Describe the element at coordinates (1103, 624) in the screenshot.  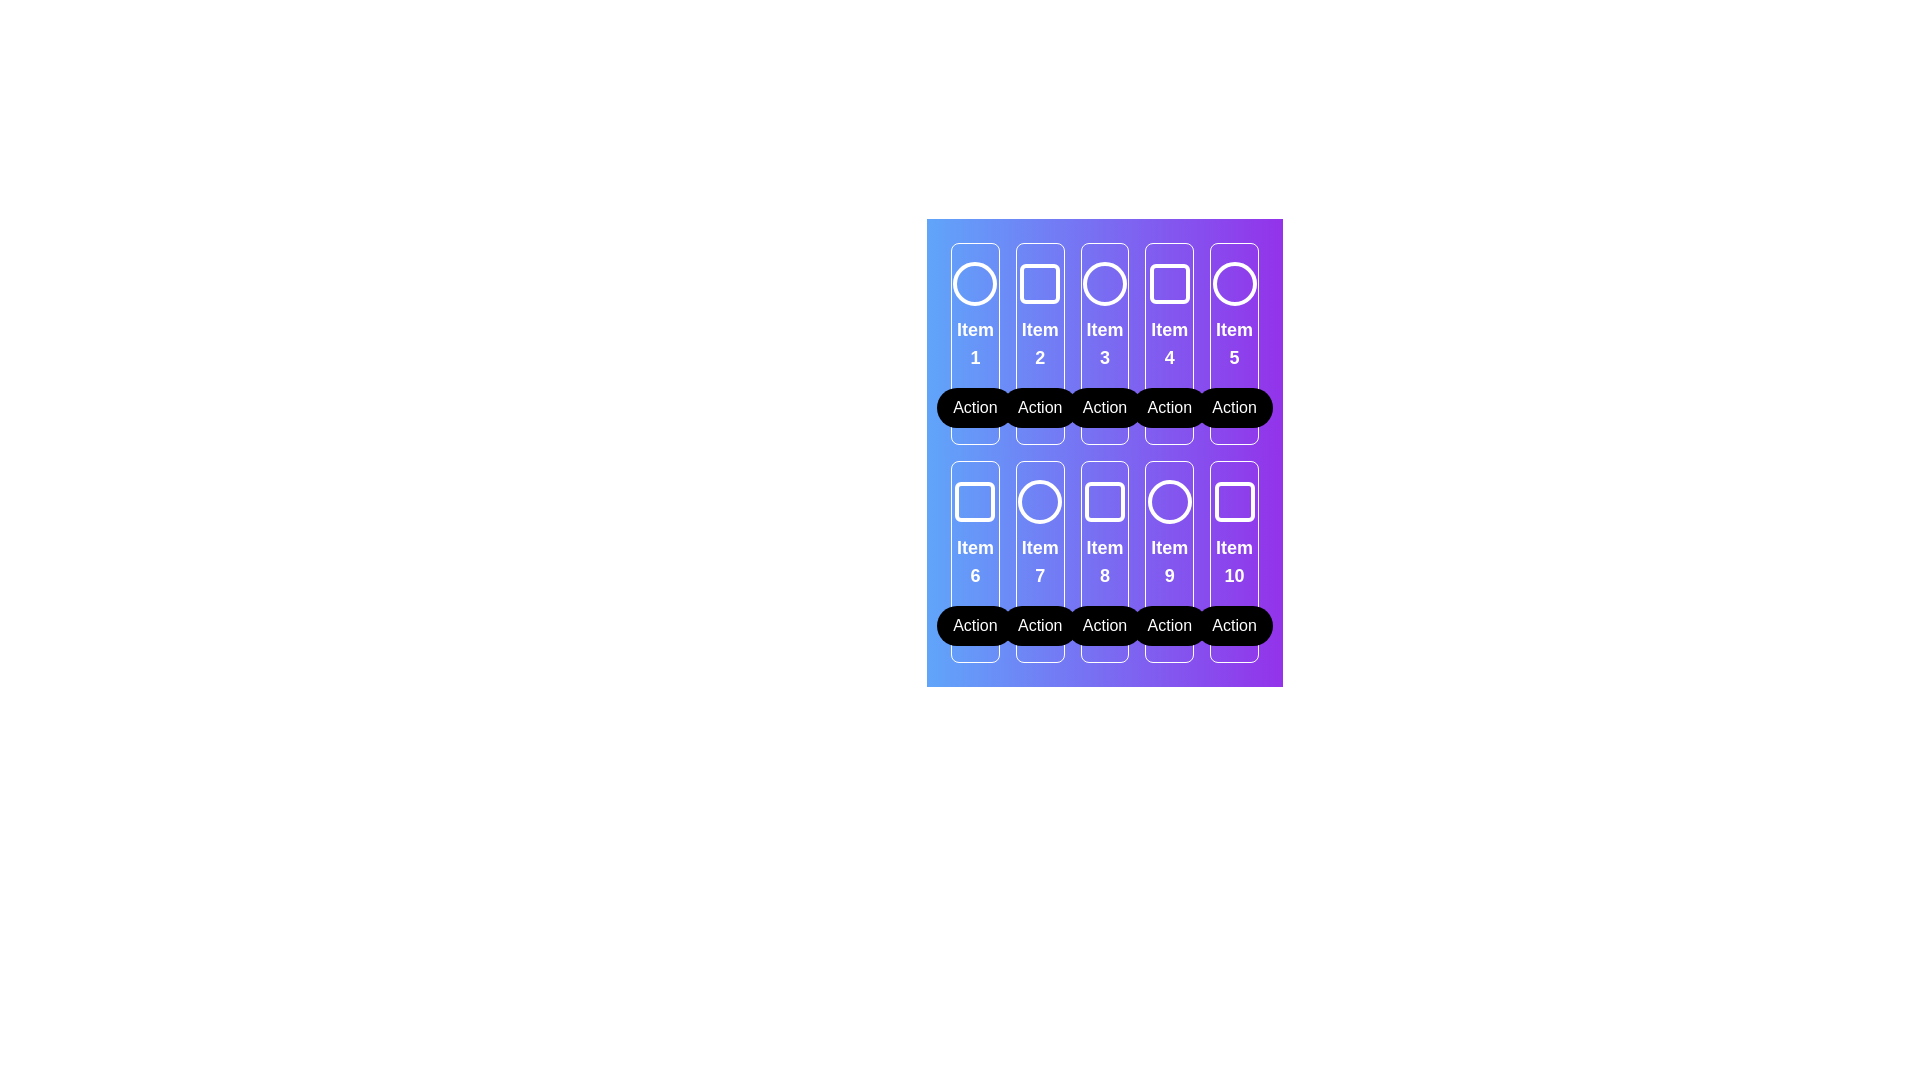
I see `the interactive button labeled 'Action' located in the bottom section of the card labeled 'Item 8'` at that location.